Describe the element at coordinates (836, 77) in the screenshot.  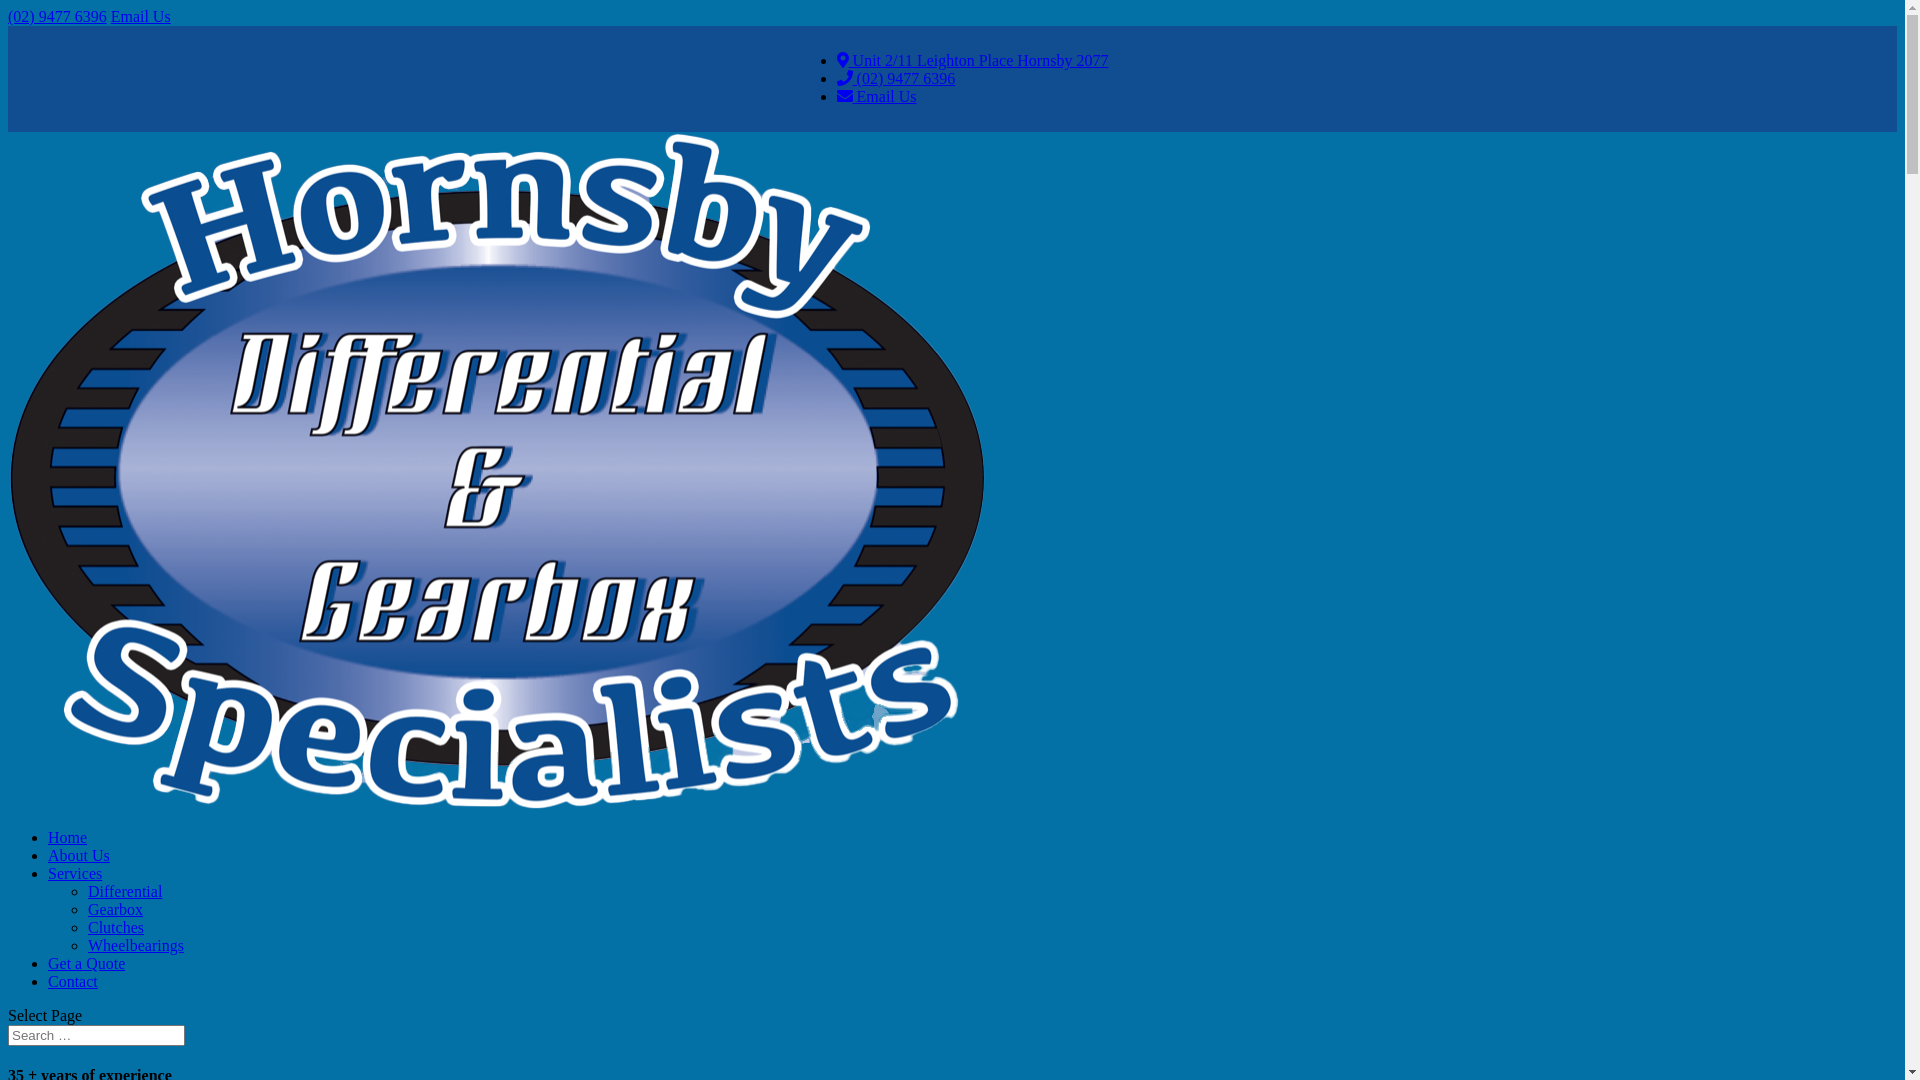
I see `'(02) 9477 6396'` at that location.